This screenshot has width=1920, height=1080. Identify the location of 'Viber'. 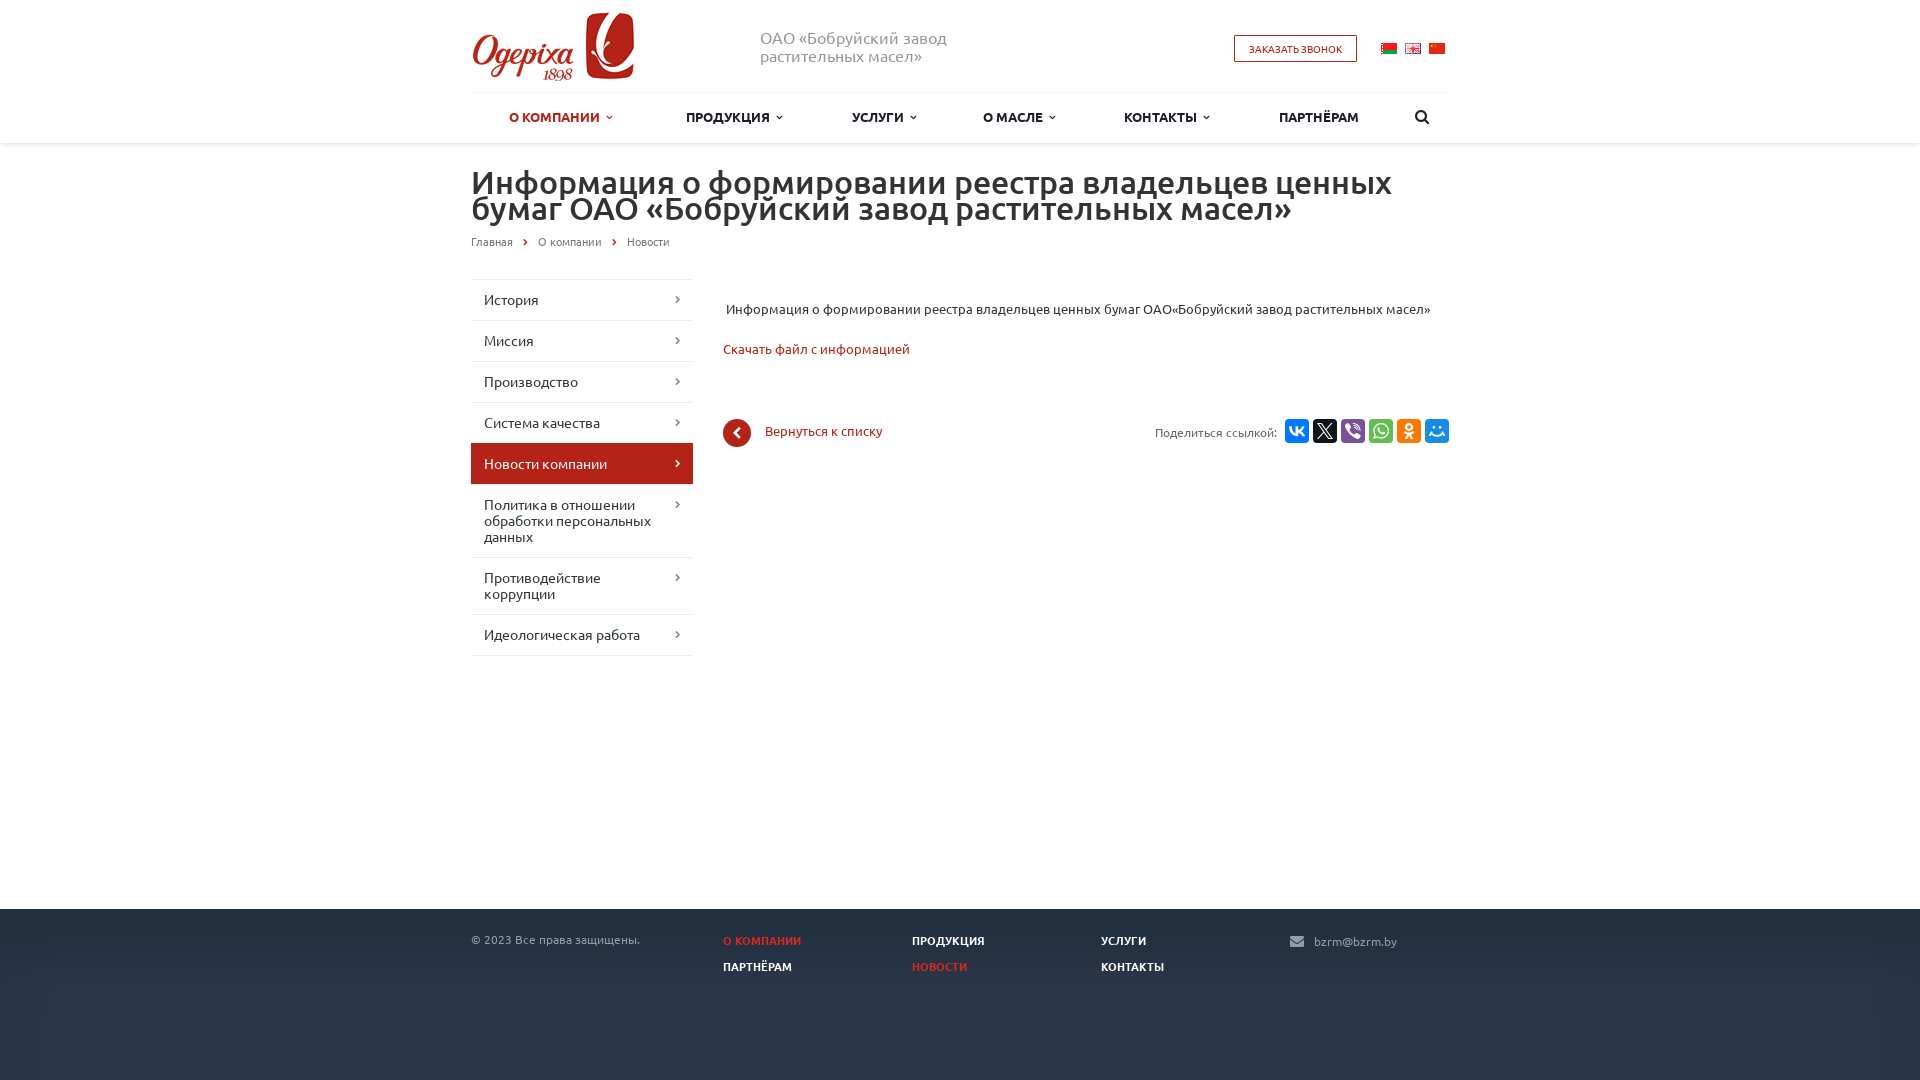
(1353, 430).